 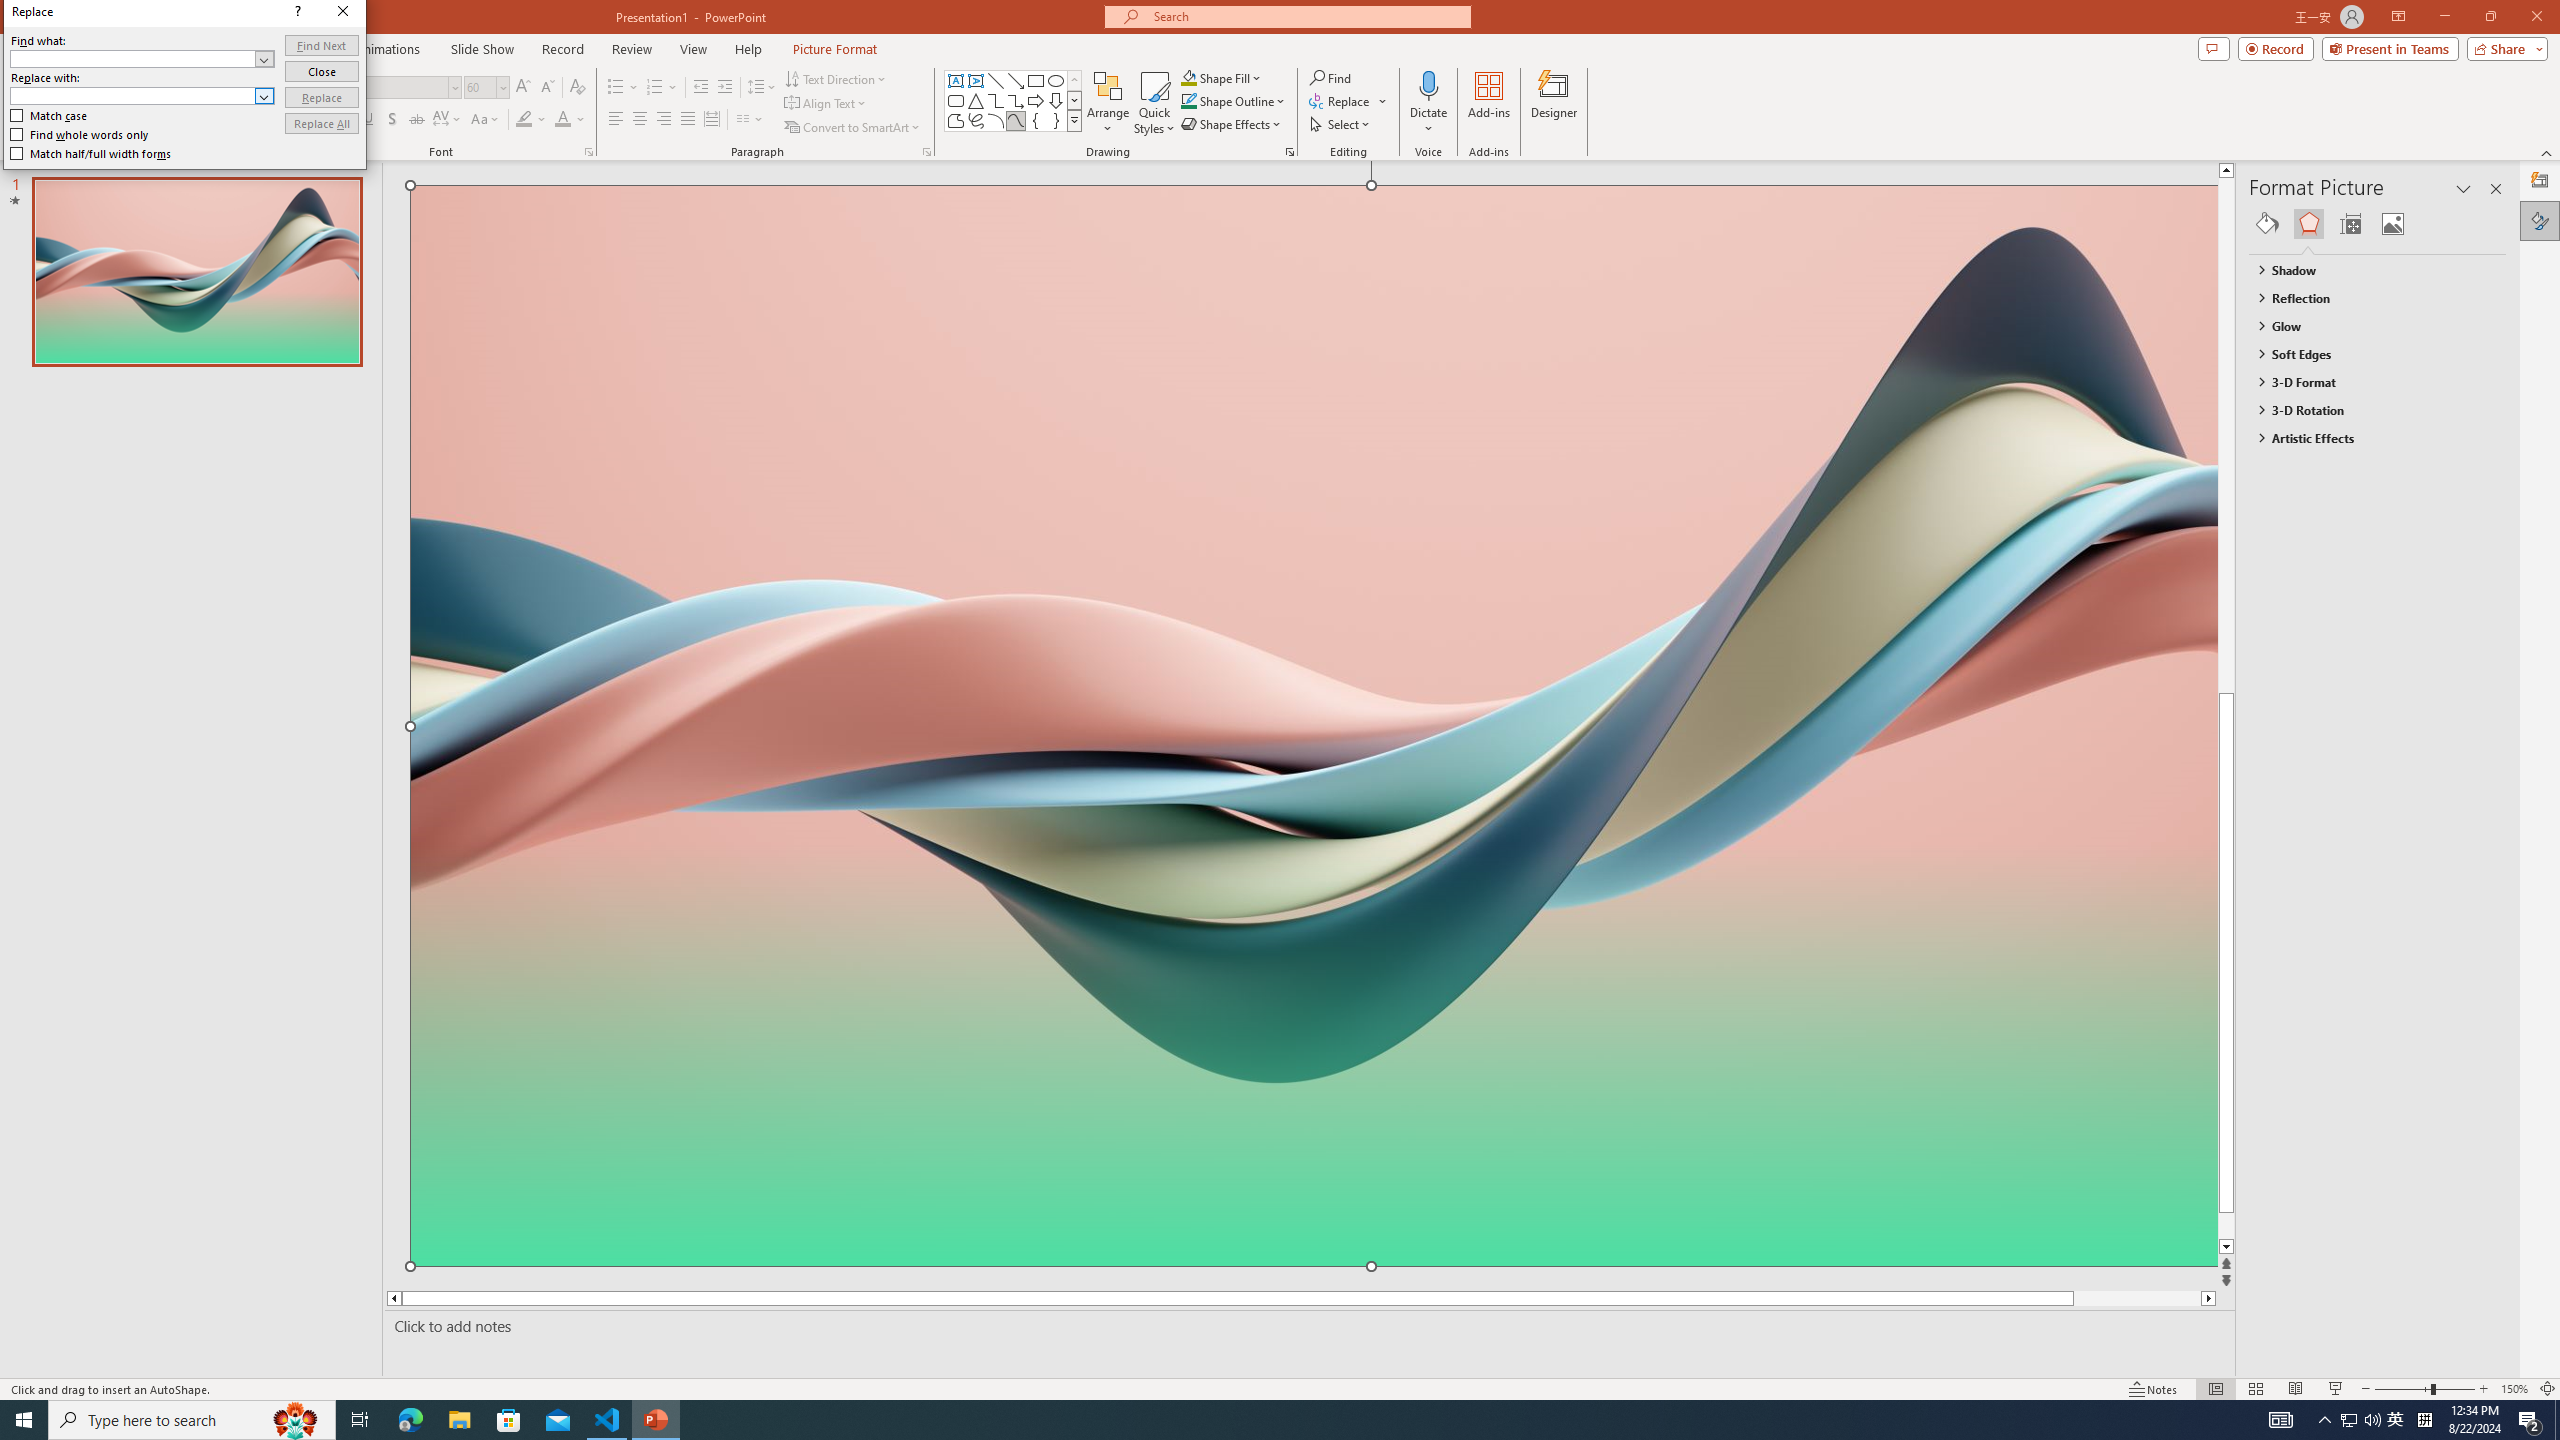 I want to click on '3-D Format', so click(x=2368, y=382).